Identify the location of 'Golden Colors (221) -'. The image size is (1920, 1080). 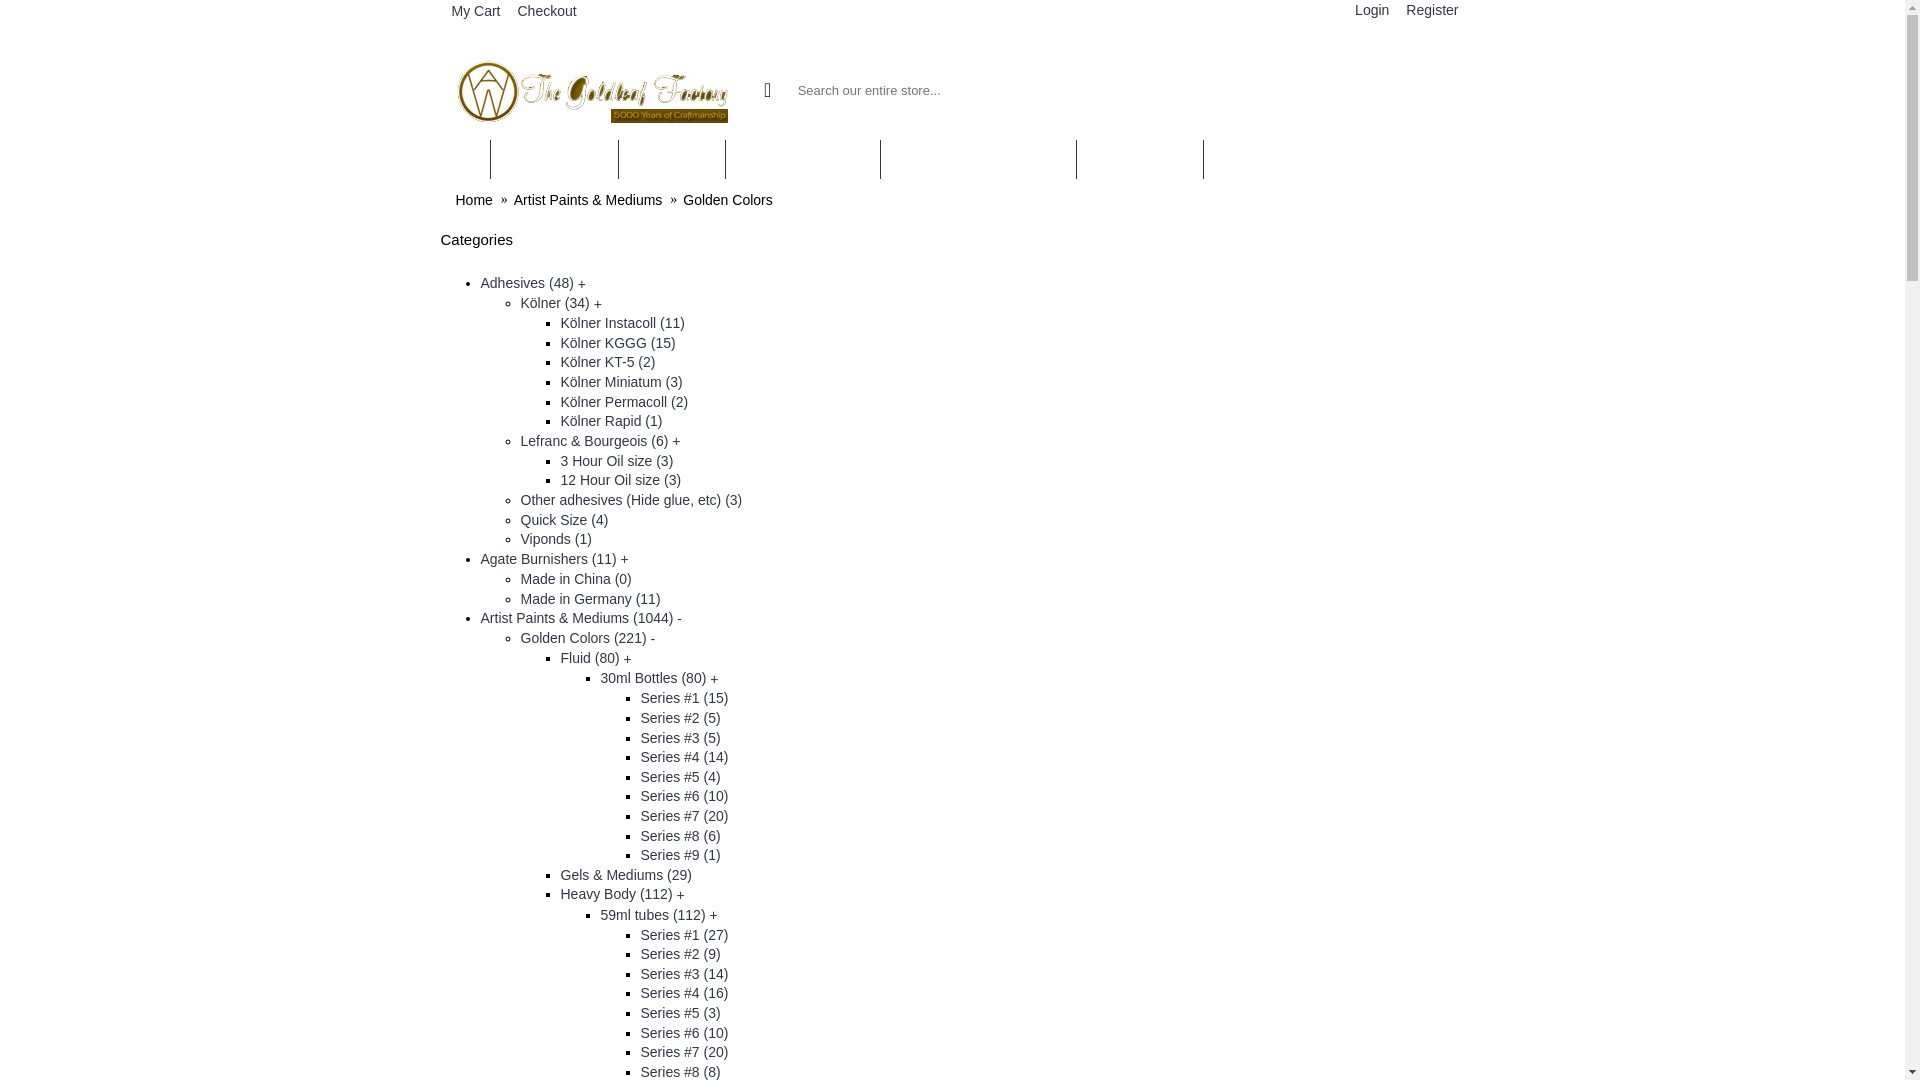
(586, 637).